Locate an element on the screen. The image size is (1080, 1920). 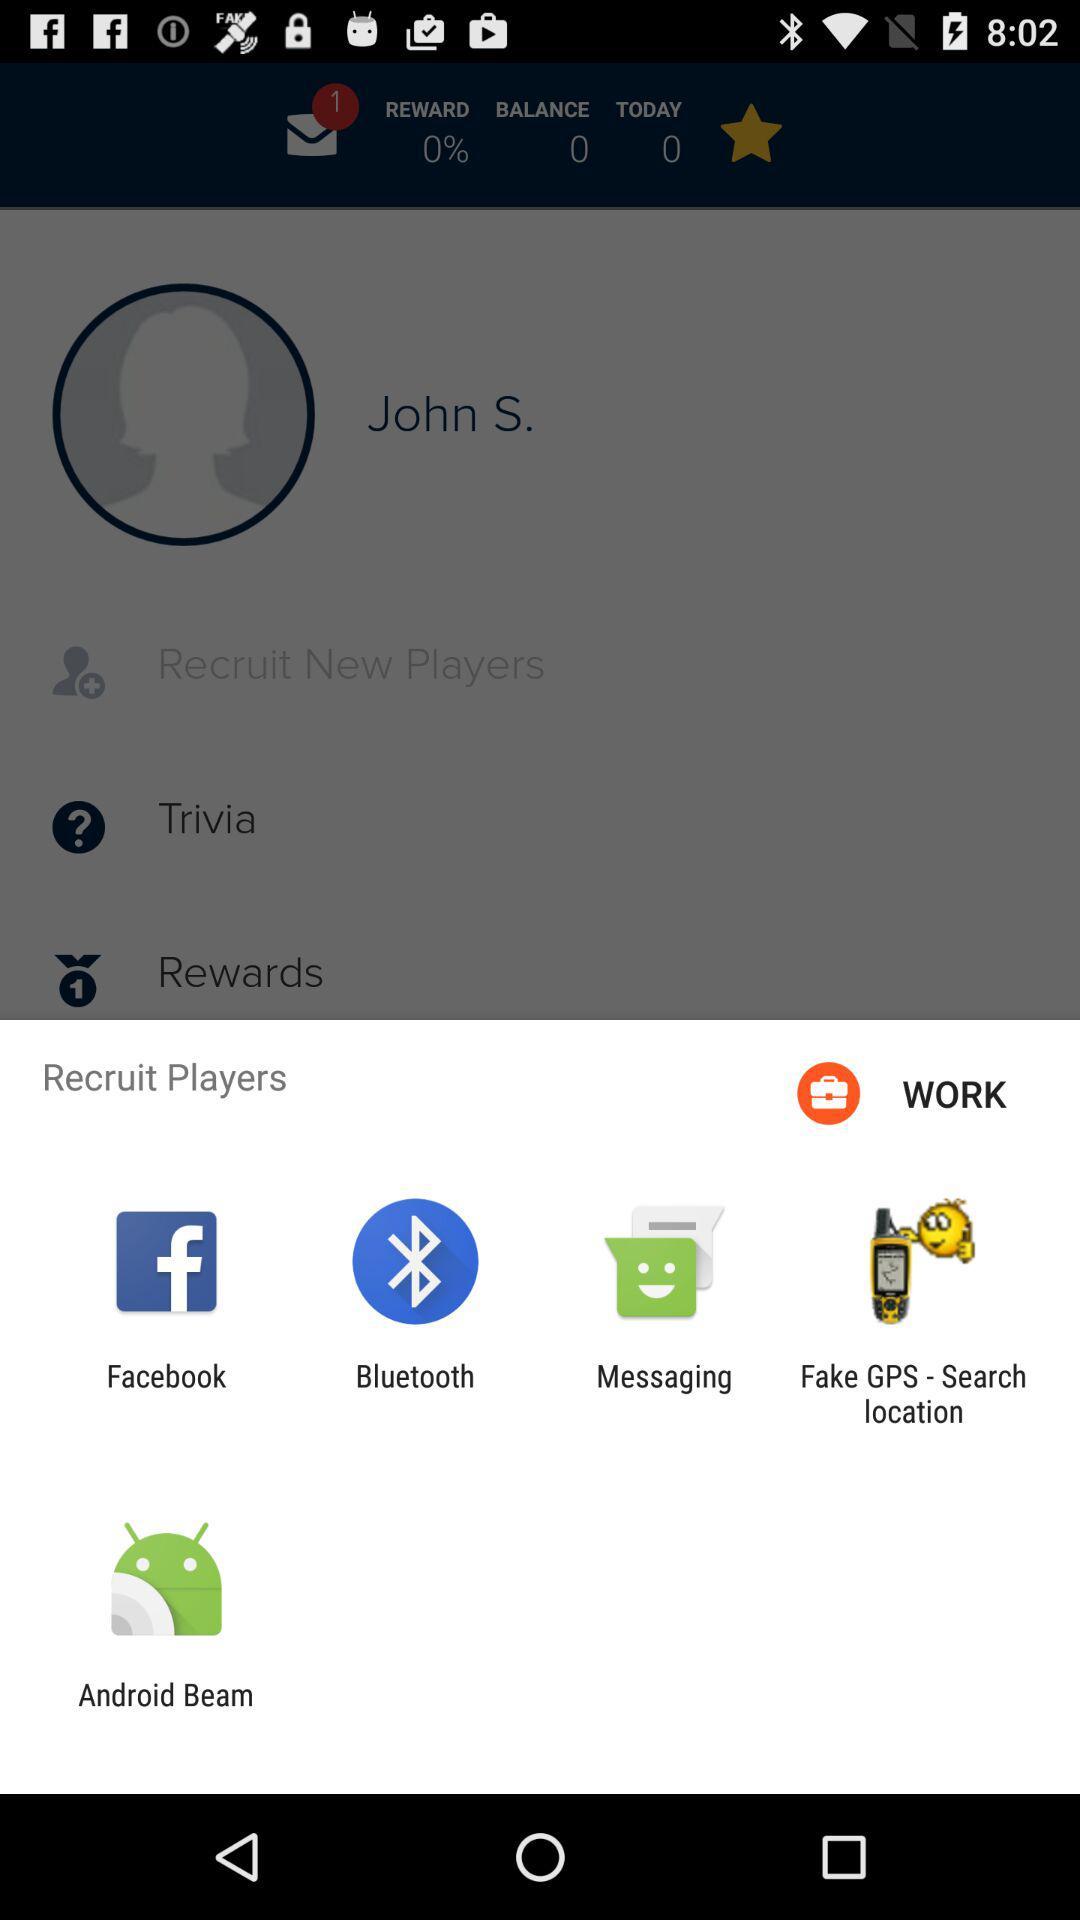
item next to messaging icon is located at coordinates (414, 1392).